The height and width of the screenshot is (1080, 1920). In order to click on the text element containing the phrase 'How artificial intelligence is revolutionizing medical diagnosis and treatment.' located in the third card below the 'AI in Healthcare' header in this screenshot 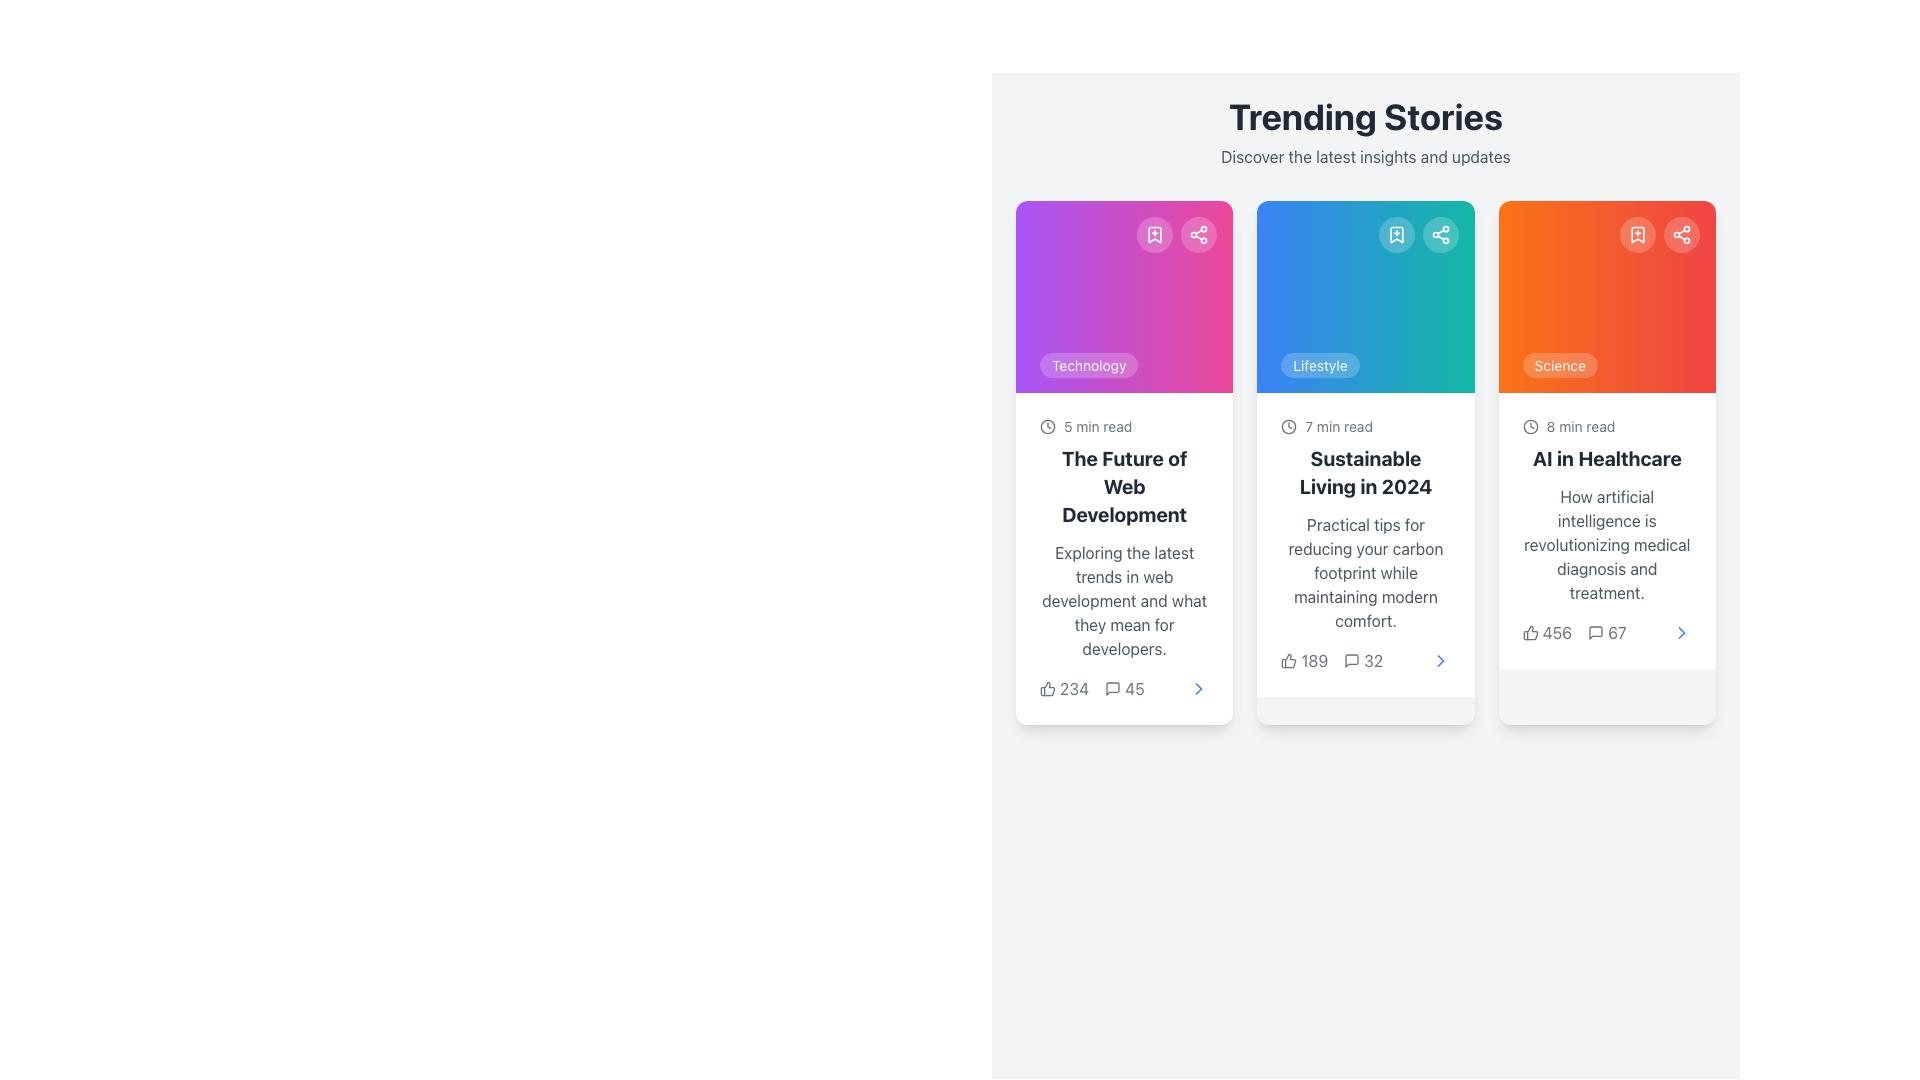, I will do `click(1607, 544)`.